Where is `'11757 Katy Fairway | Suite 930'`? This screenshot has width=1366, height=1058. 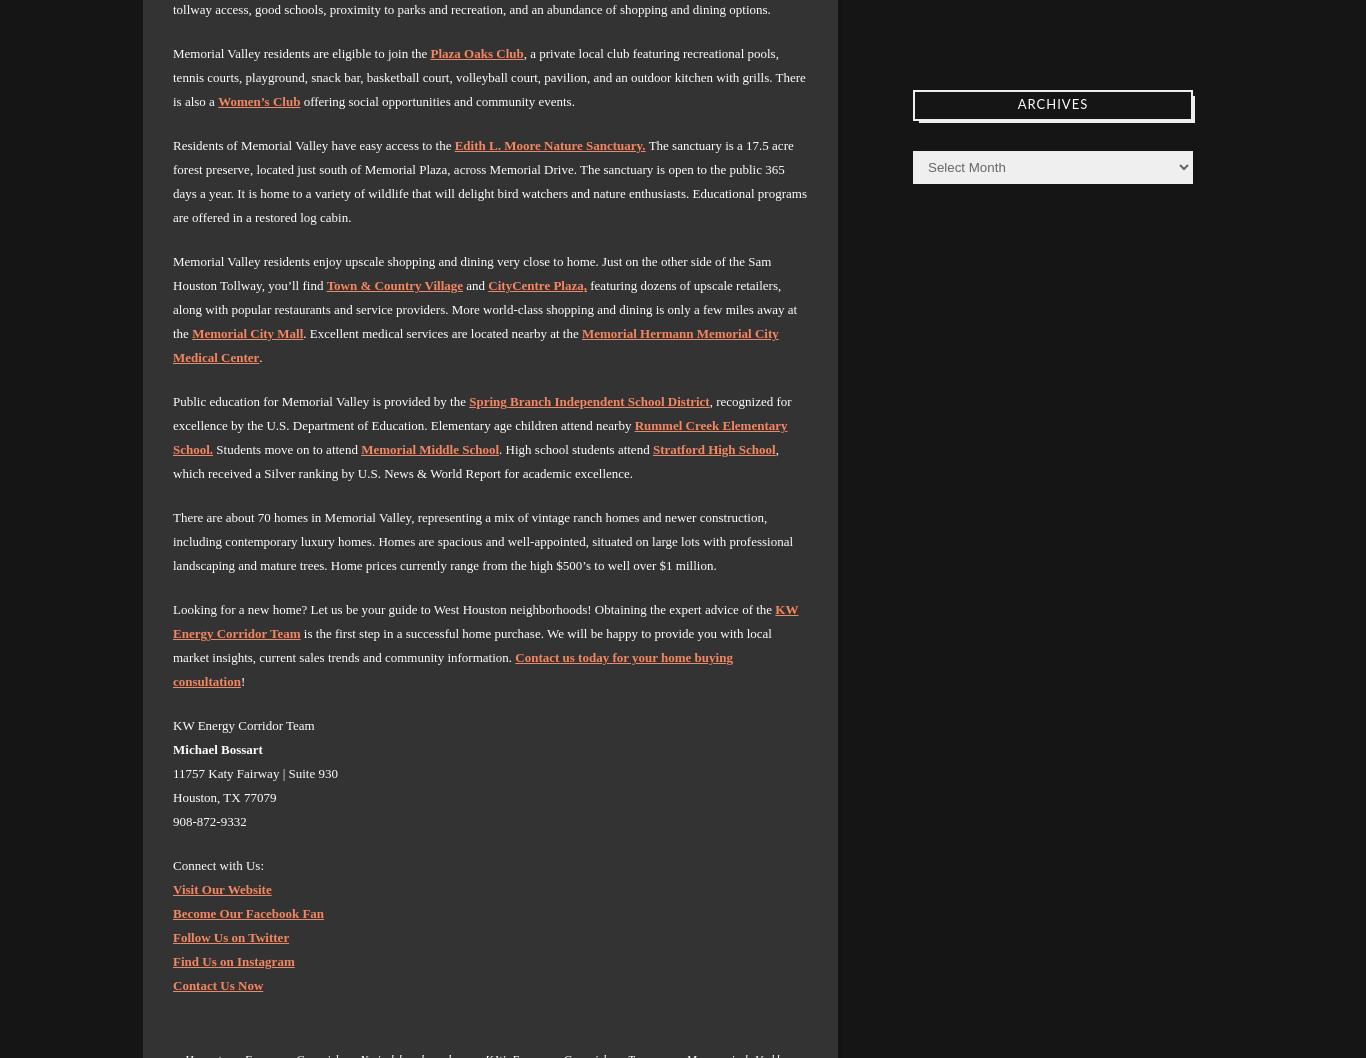
'11757 Katy Fairway | Suite 930' is located at coordinates (255, 773).